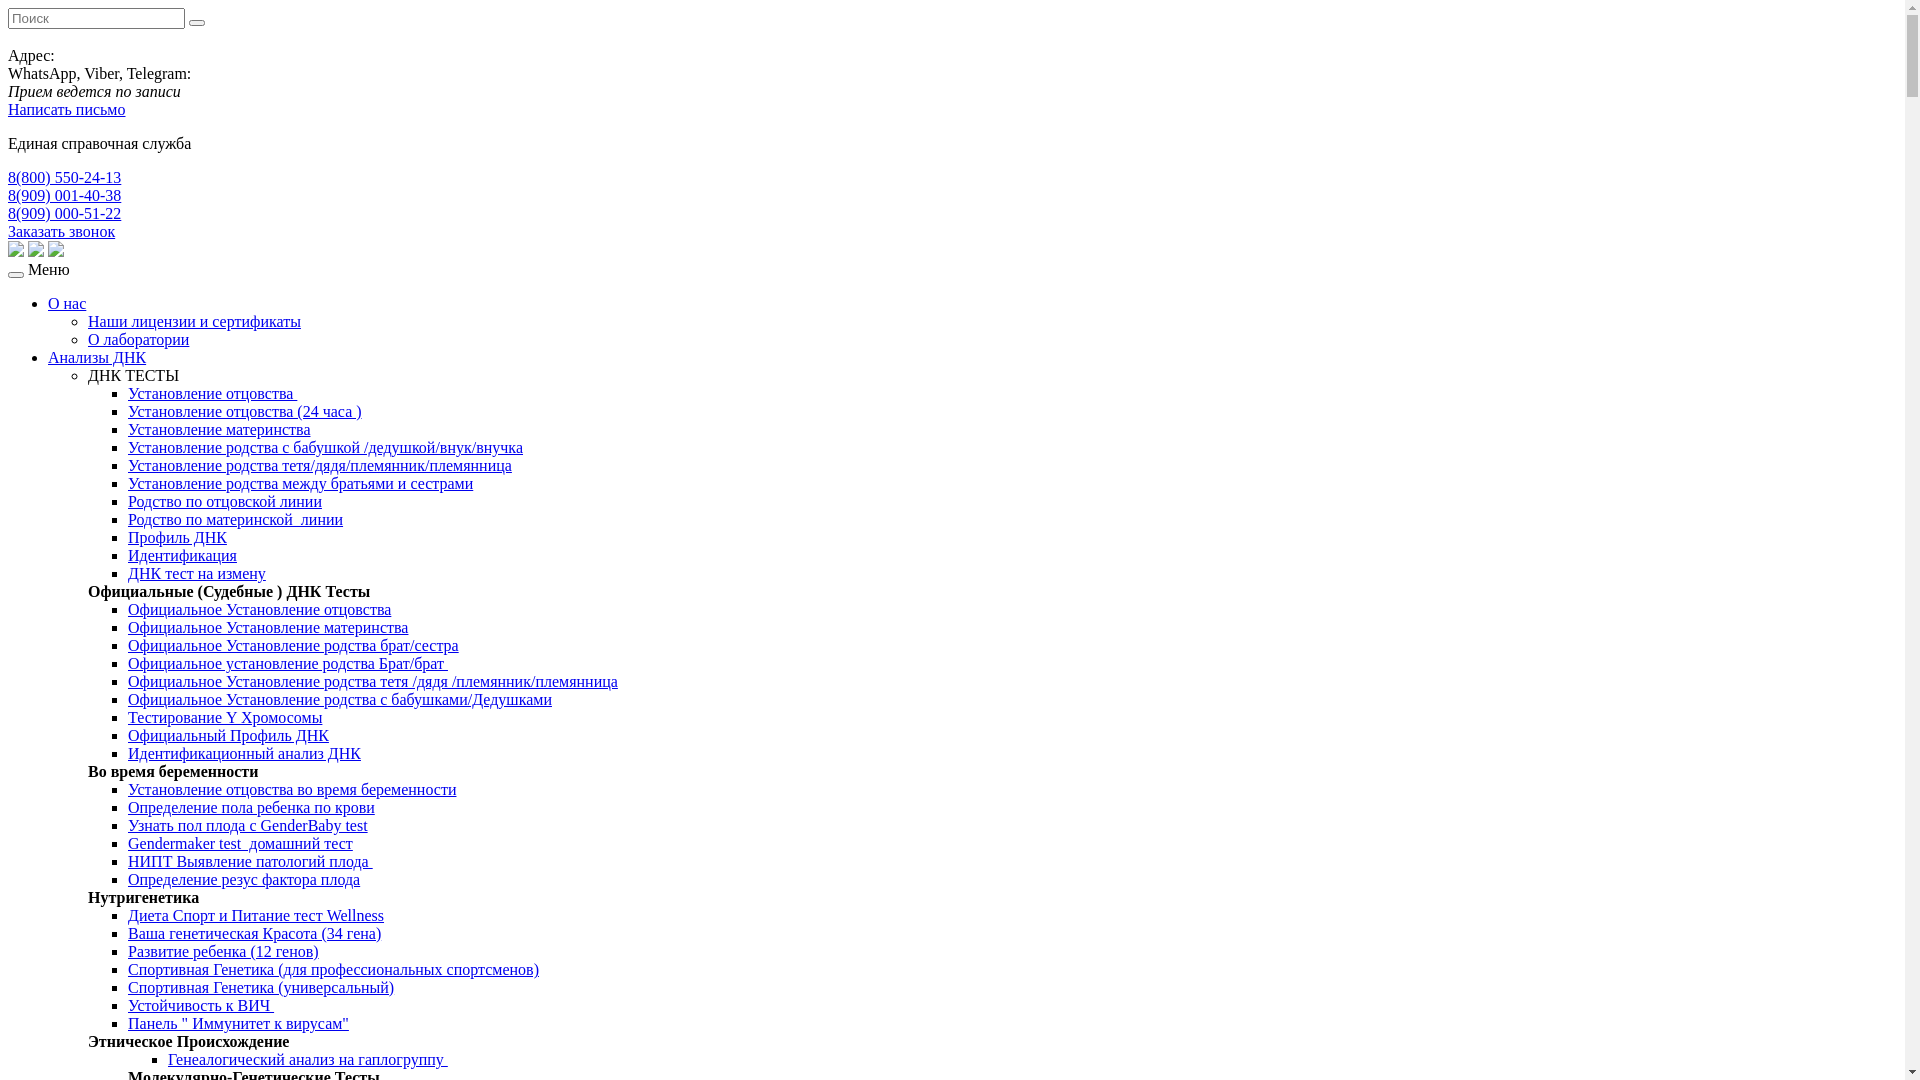 The image size is (1920, 1080). Describe the element at coordinates (8, 176) in the screenshot. I see `'8(800) 550-24-13'` at that location.